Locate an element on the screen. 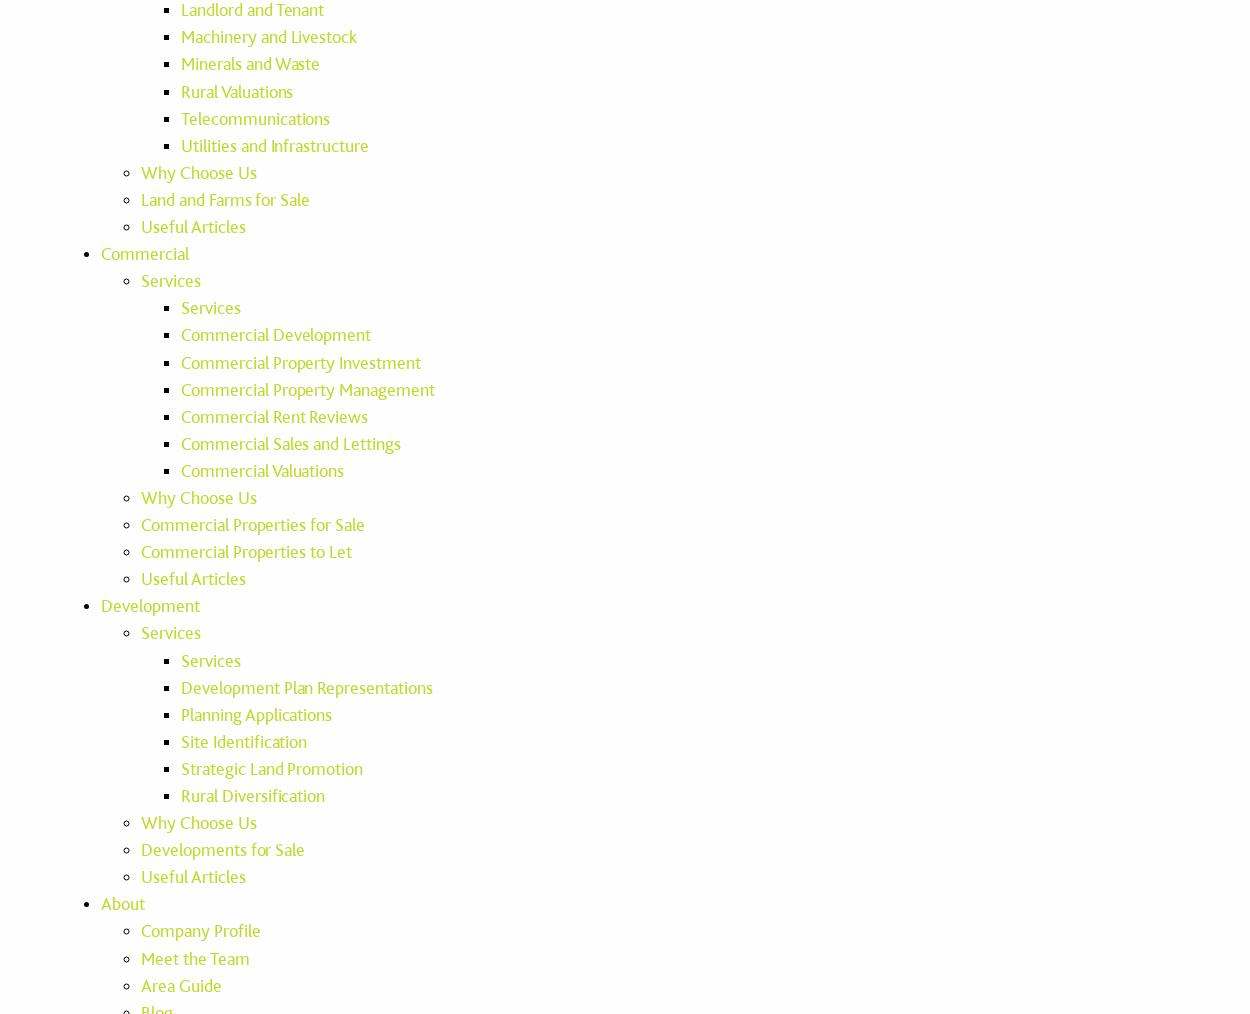  'Company Profile' is located at coordinates (199, 931).